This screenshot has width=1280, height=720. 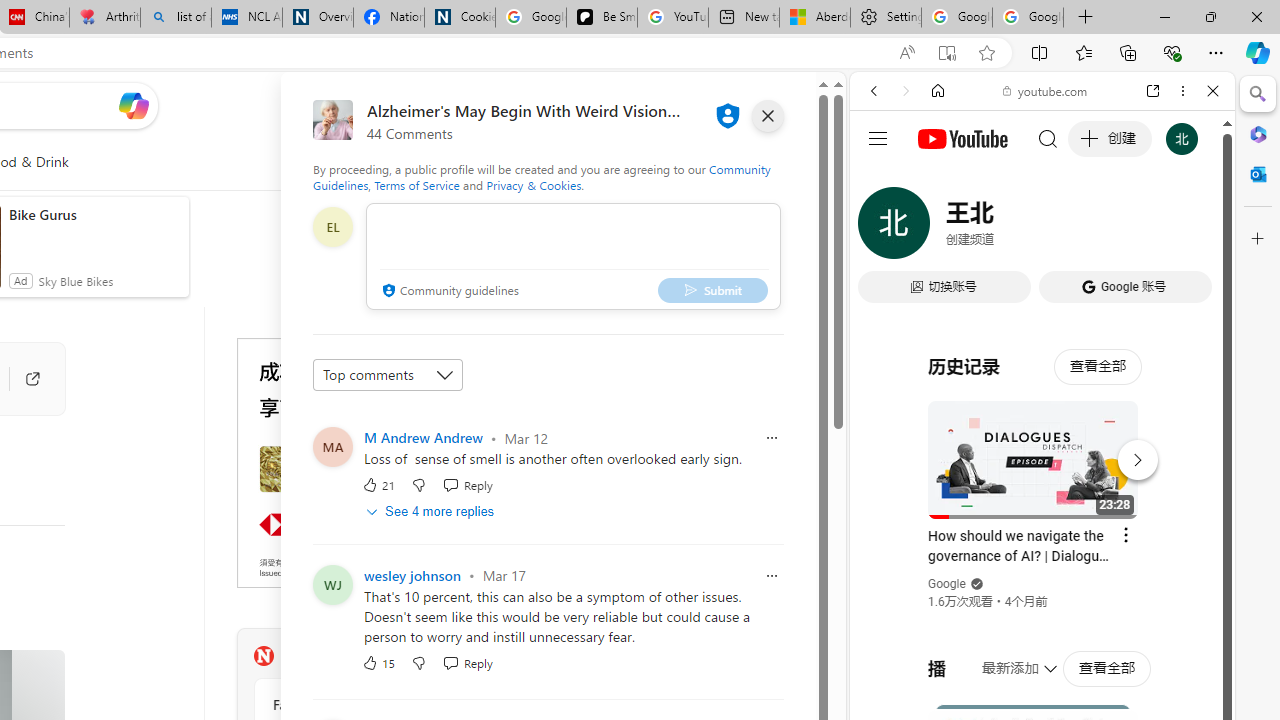 I want to click on '15 Like', so click(x=378, y=662).